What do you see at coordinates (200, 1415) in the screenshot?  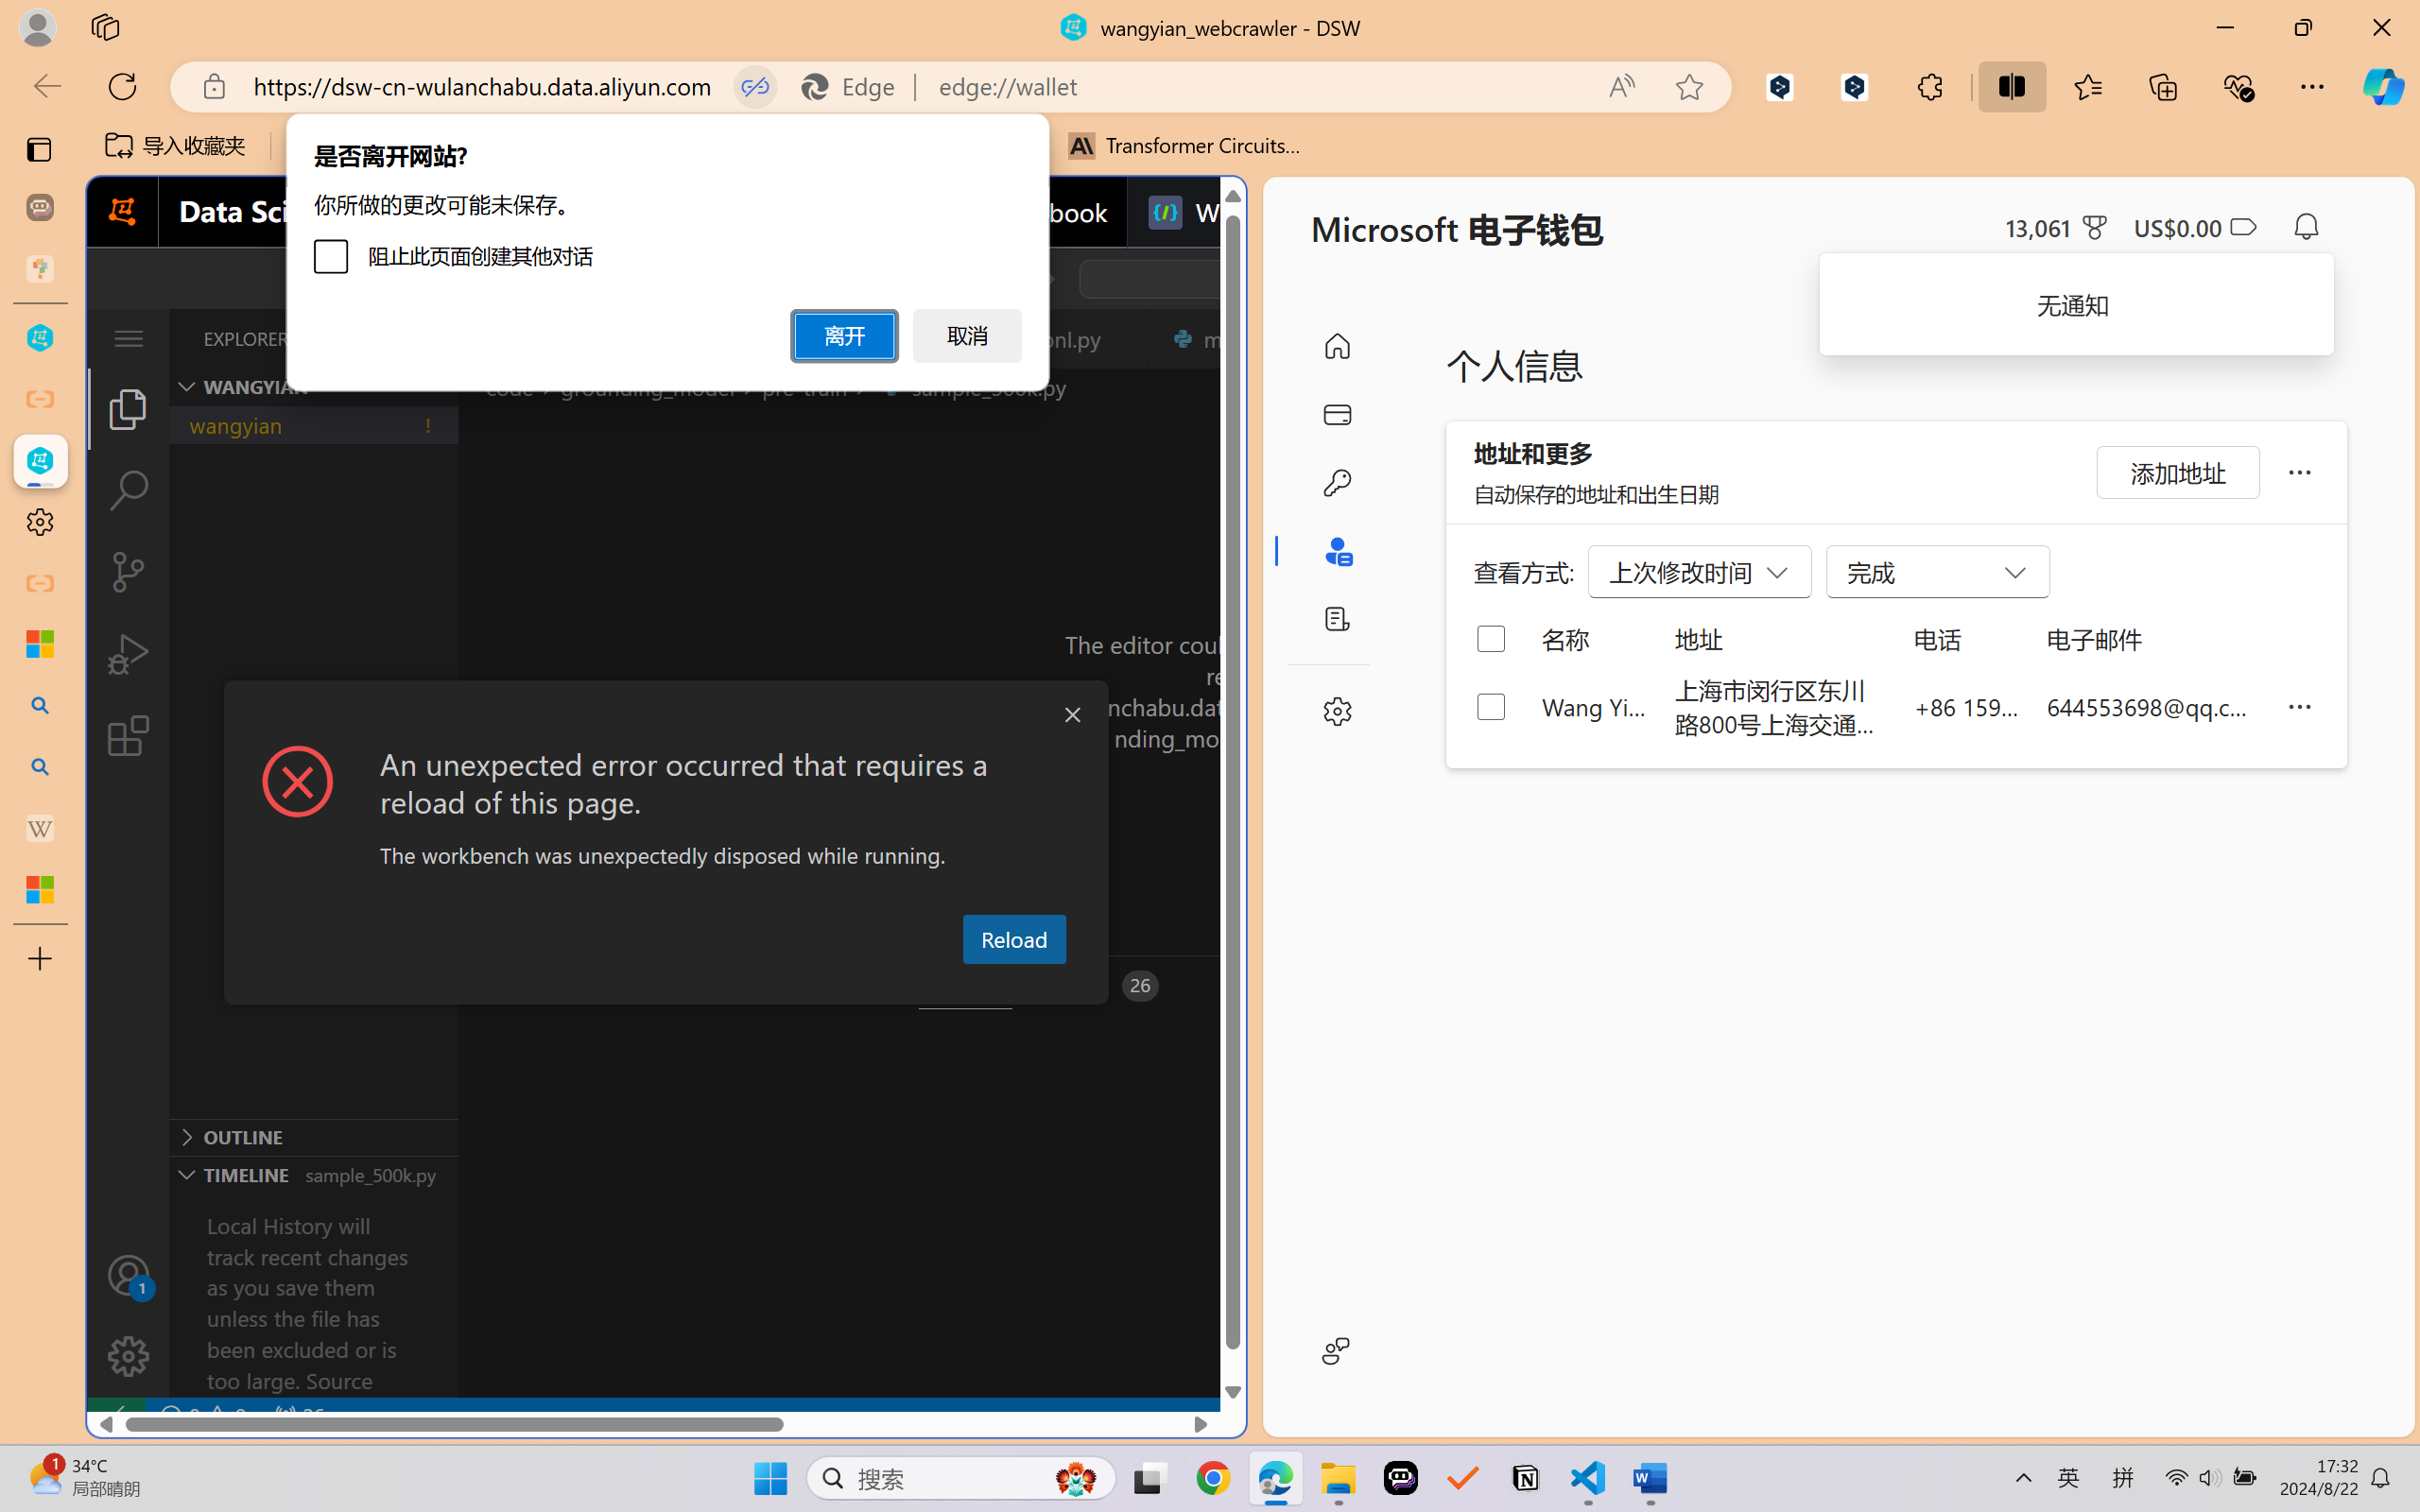 I see `'No Problems'` at bounding box center [200, 1415].